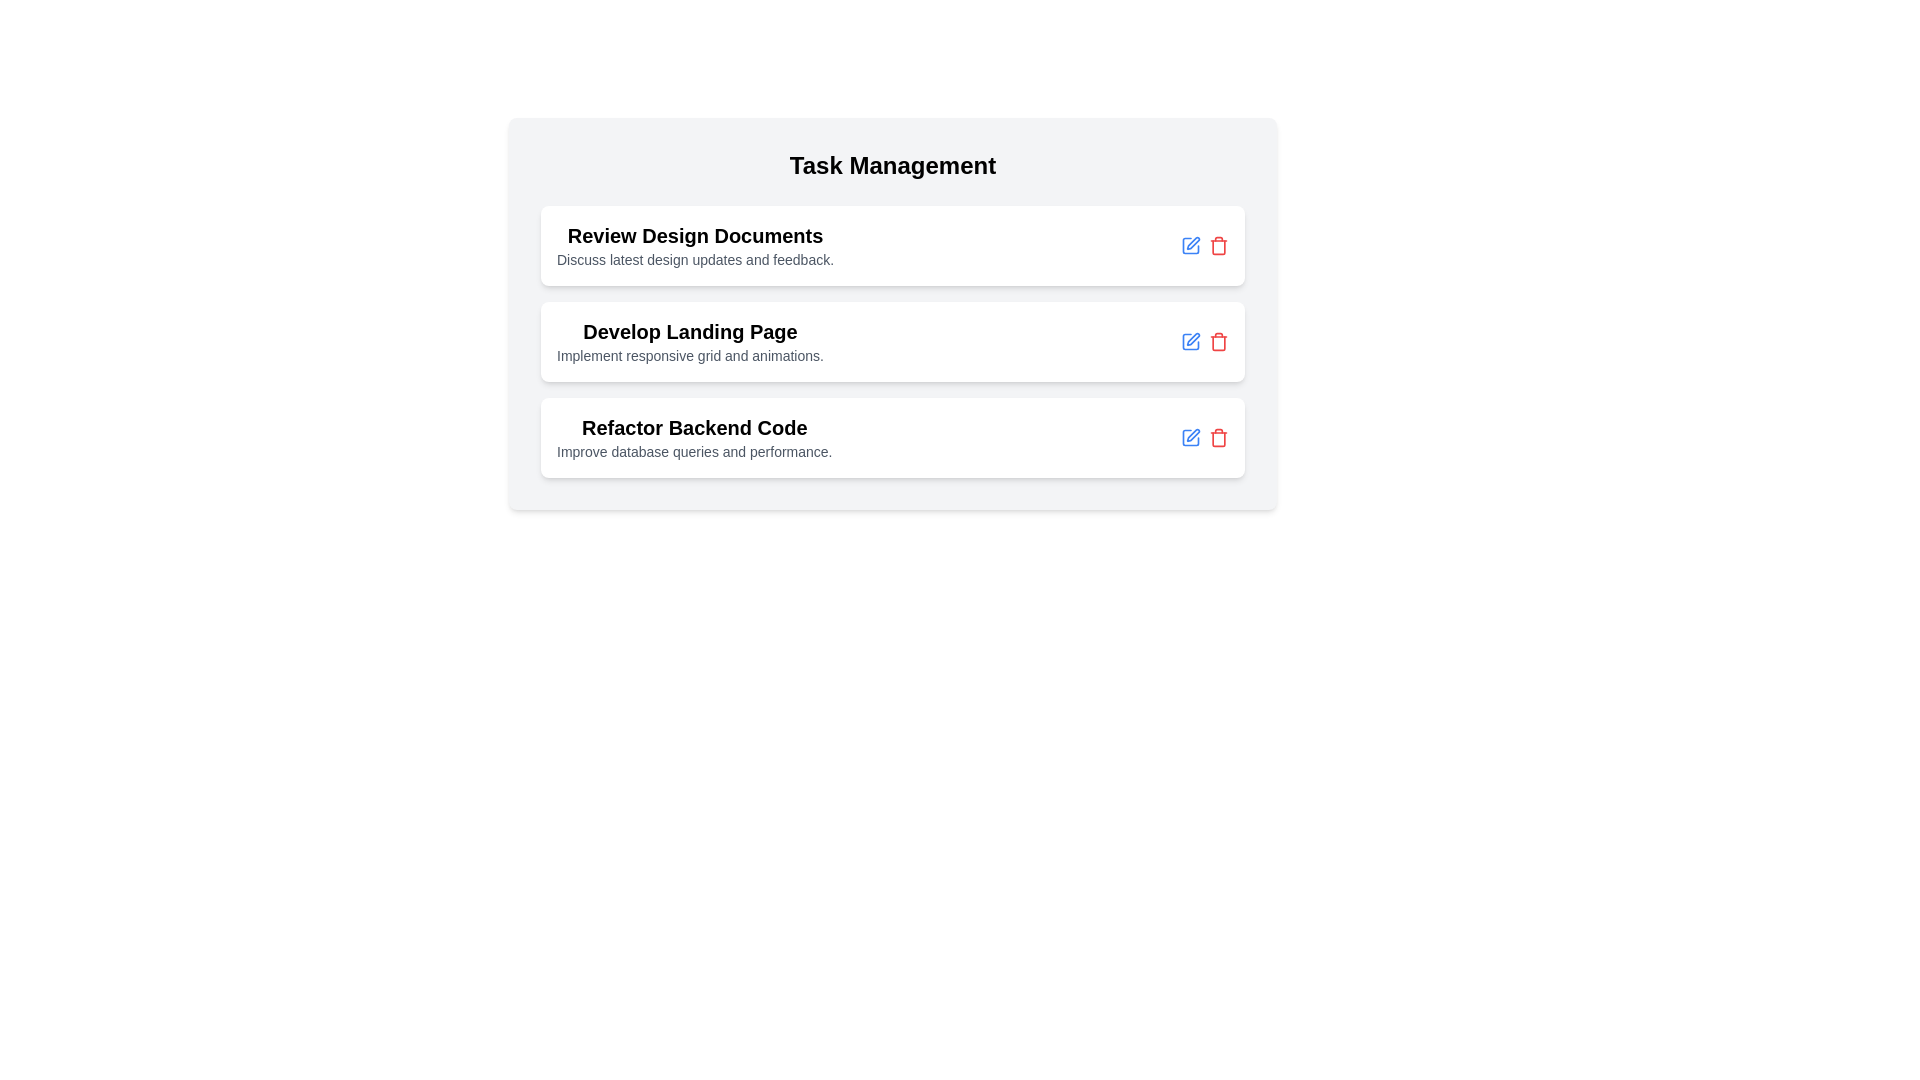  Describe the element at coordinates (695, 245) in the screenshot. I see `to select the task with the bold title 'Review Design Documents' which is the first task item in the interface` at that location.